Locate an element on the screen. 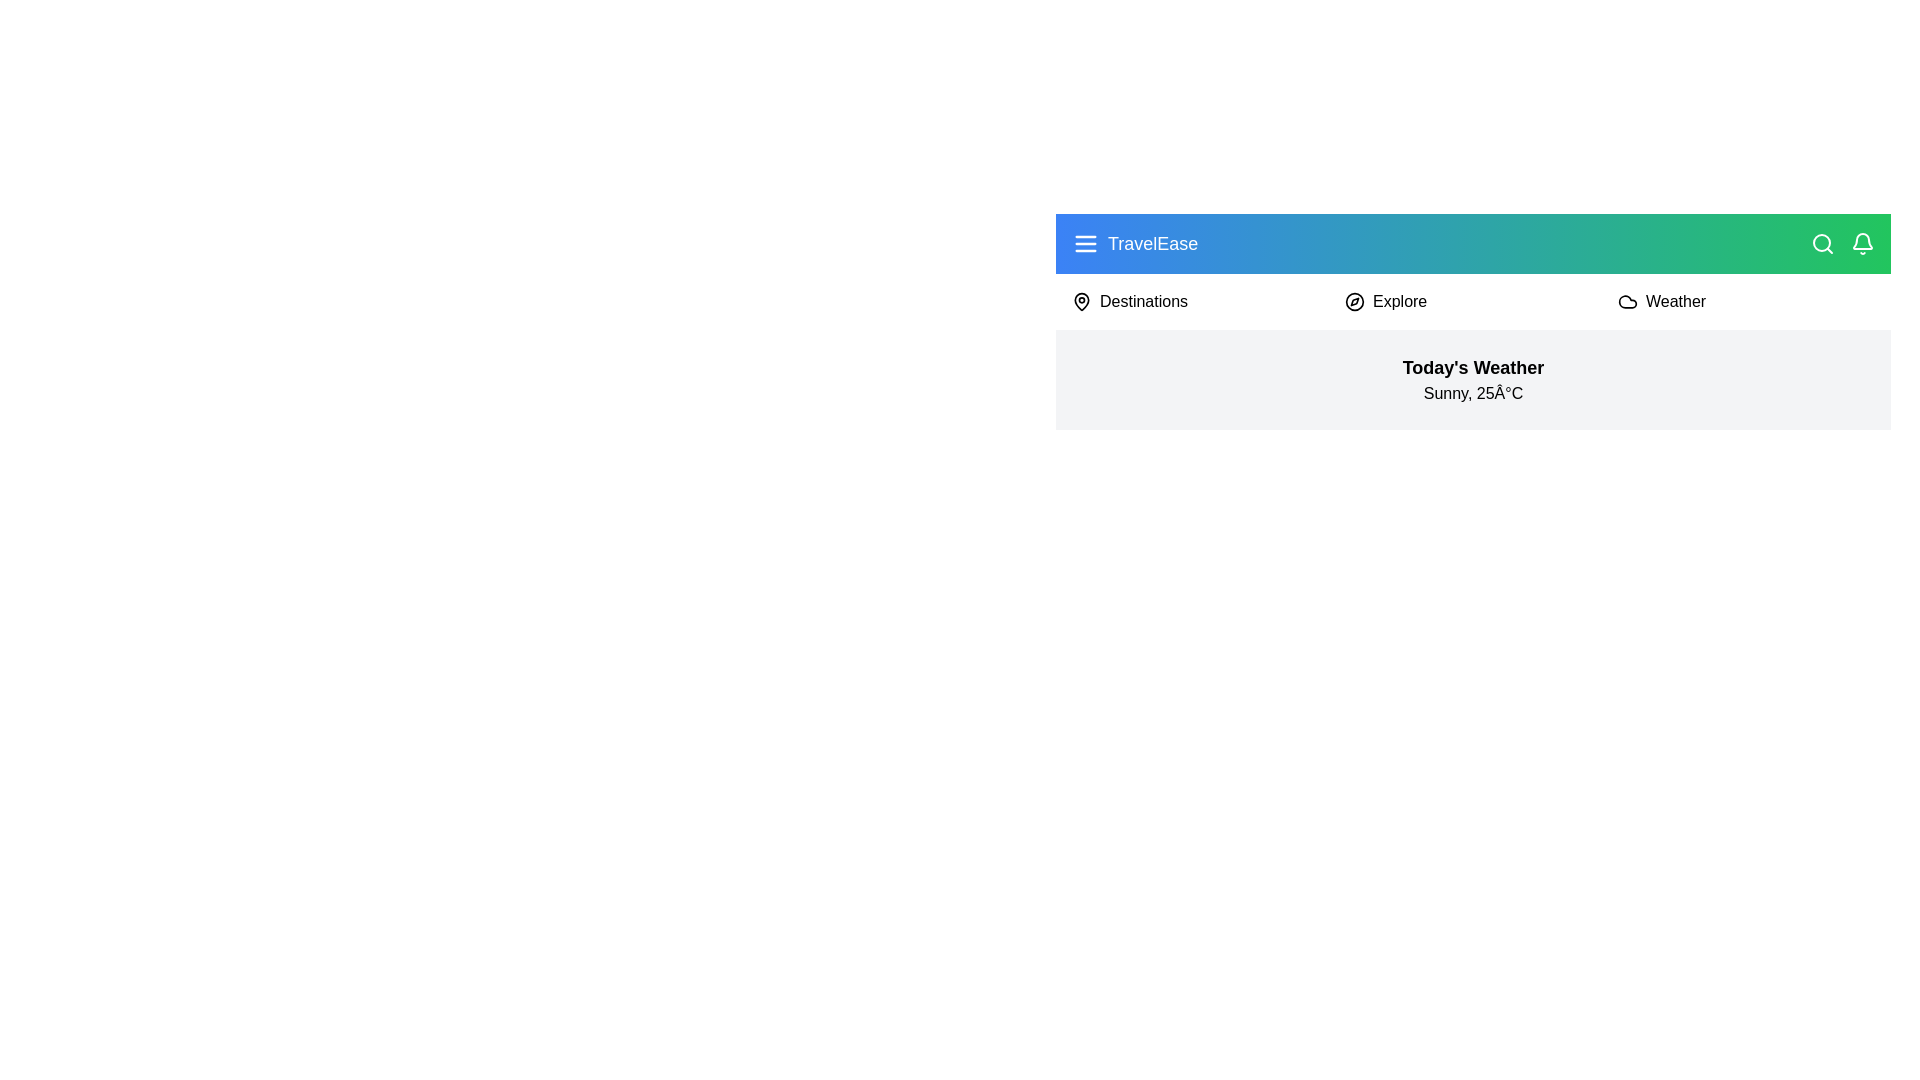 The height and width of the screenshot is (1080, 1920). the menu item Destinations from the main menu is located at coordinates (1143, 301).